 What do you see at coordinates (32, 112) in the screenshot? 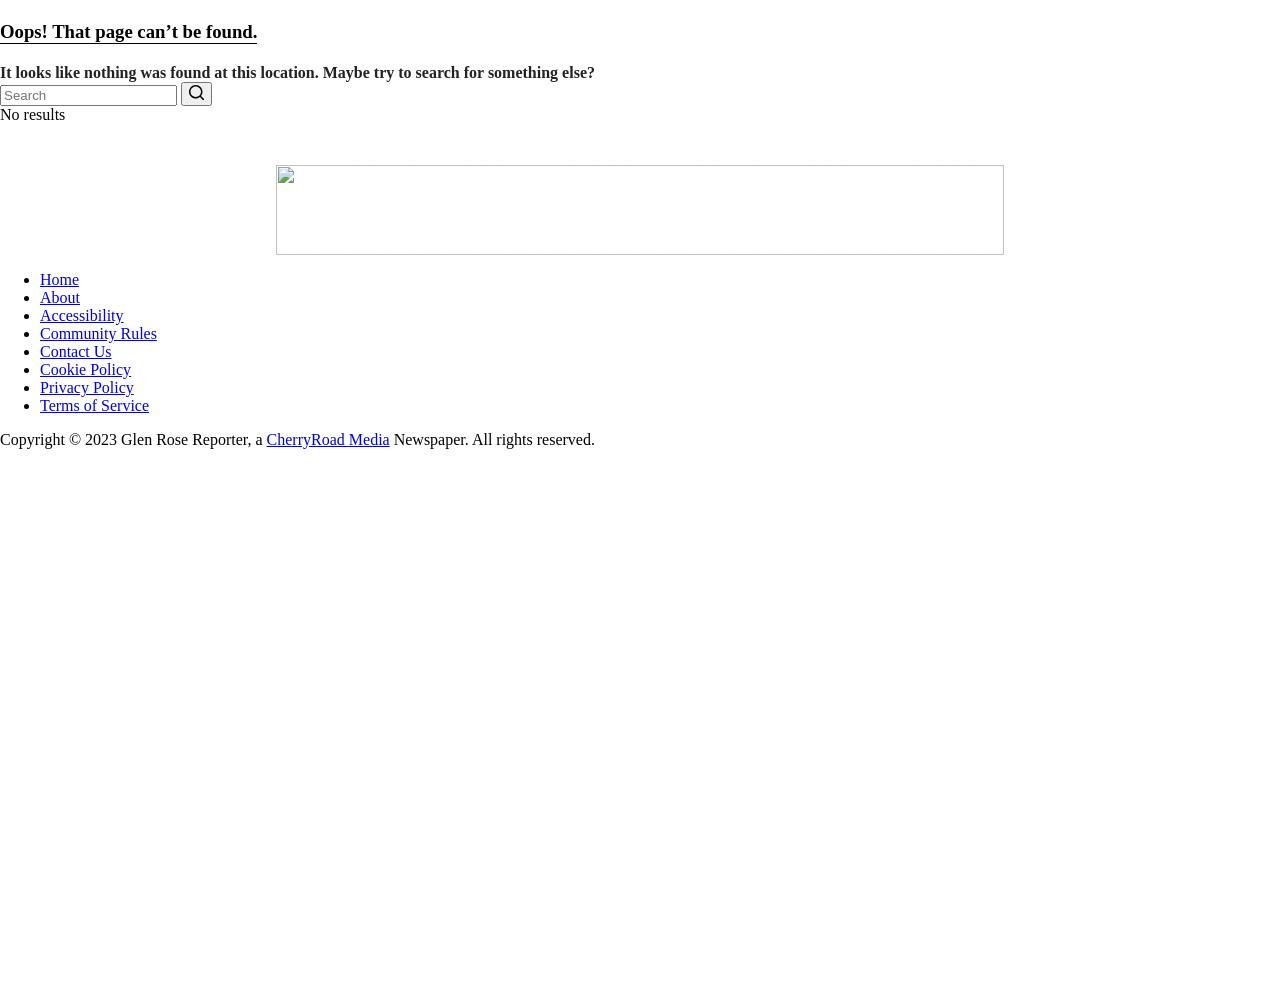
I see `'No results'` at bounding box center [32, 112].